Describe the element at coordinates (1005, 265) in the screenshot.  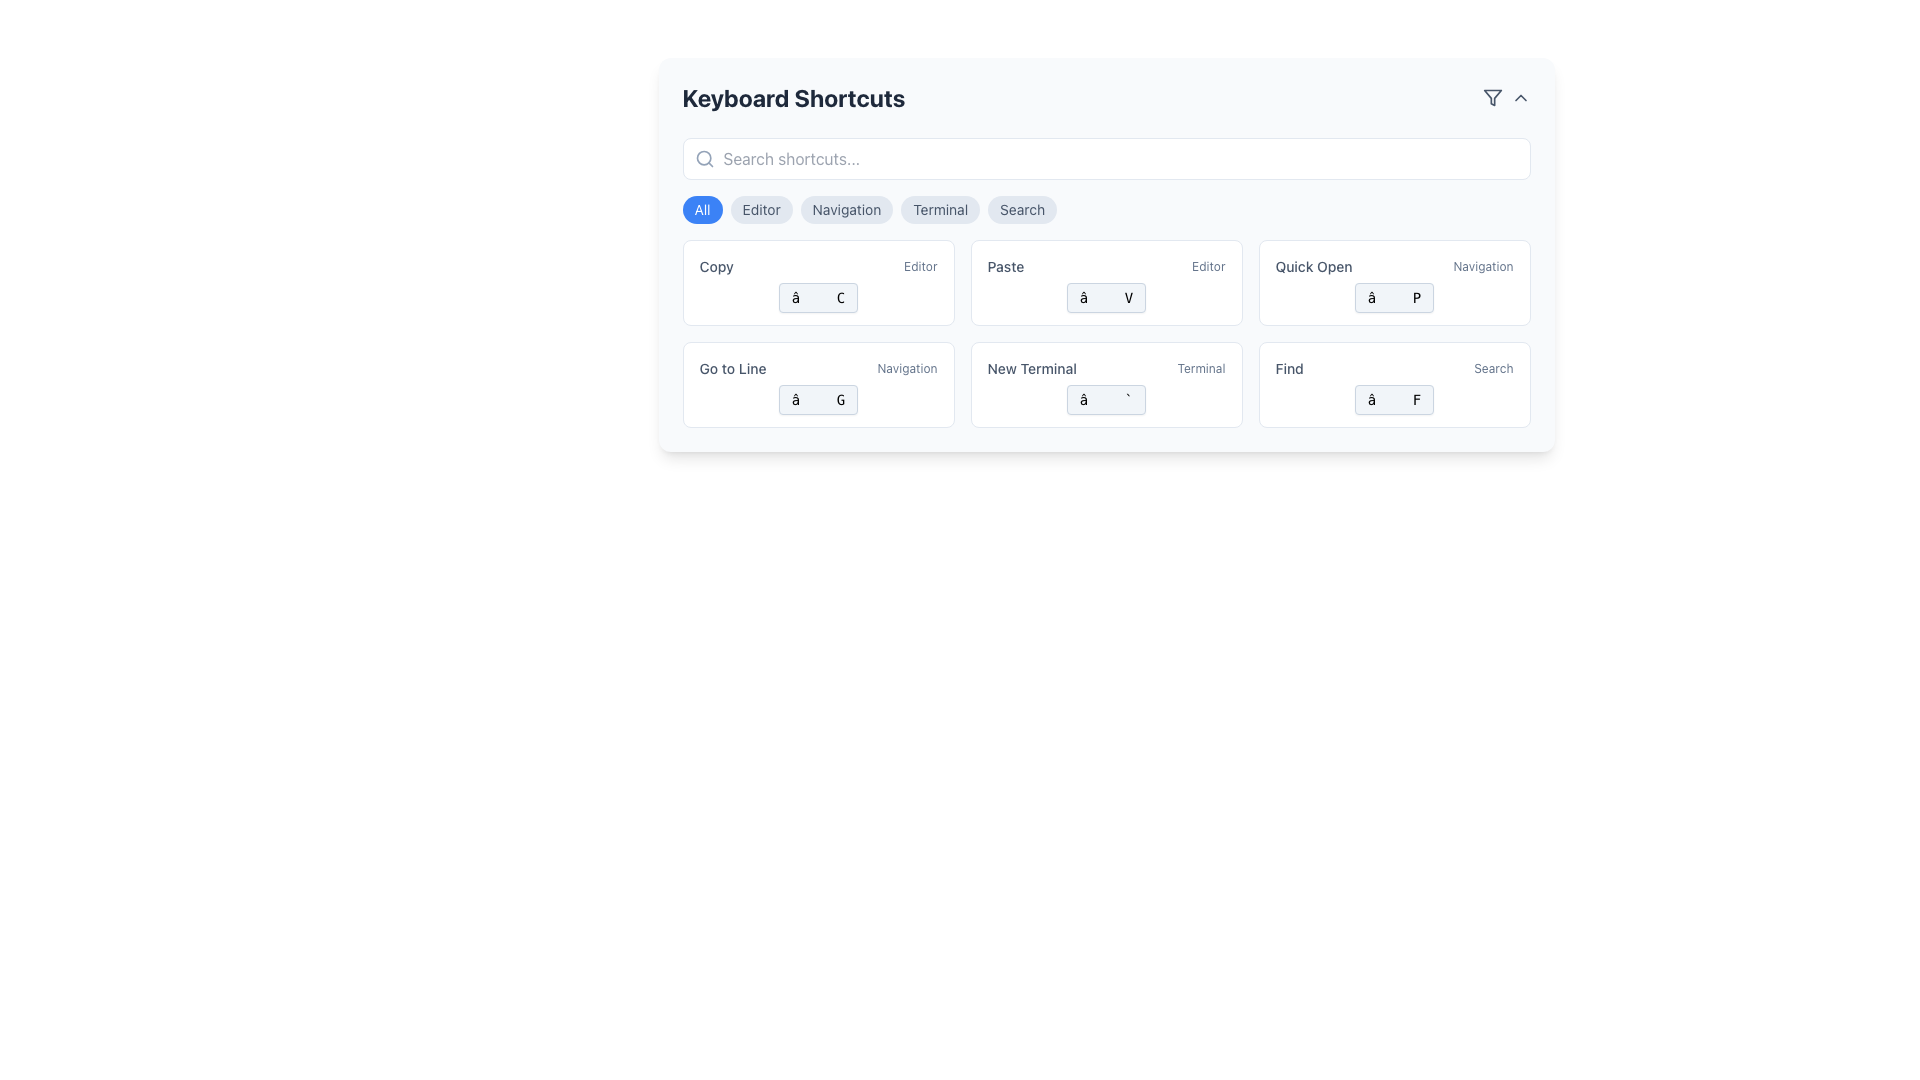
I see `the 'Paste' text label, which is a small slate-gray label in the 'Keyboard Shortcuts' interface, positioned to the left of the 'Editor' label` at that location.